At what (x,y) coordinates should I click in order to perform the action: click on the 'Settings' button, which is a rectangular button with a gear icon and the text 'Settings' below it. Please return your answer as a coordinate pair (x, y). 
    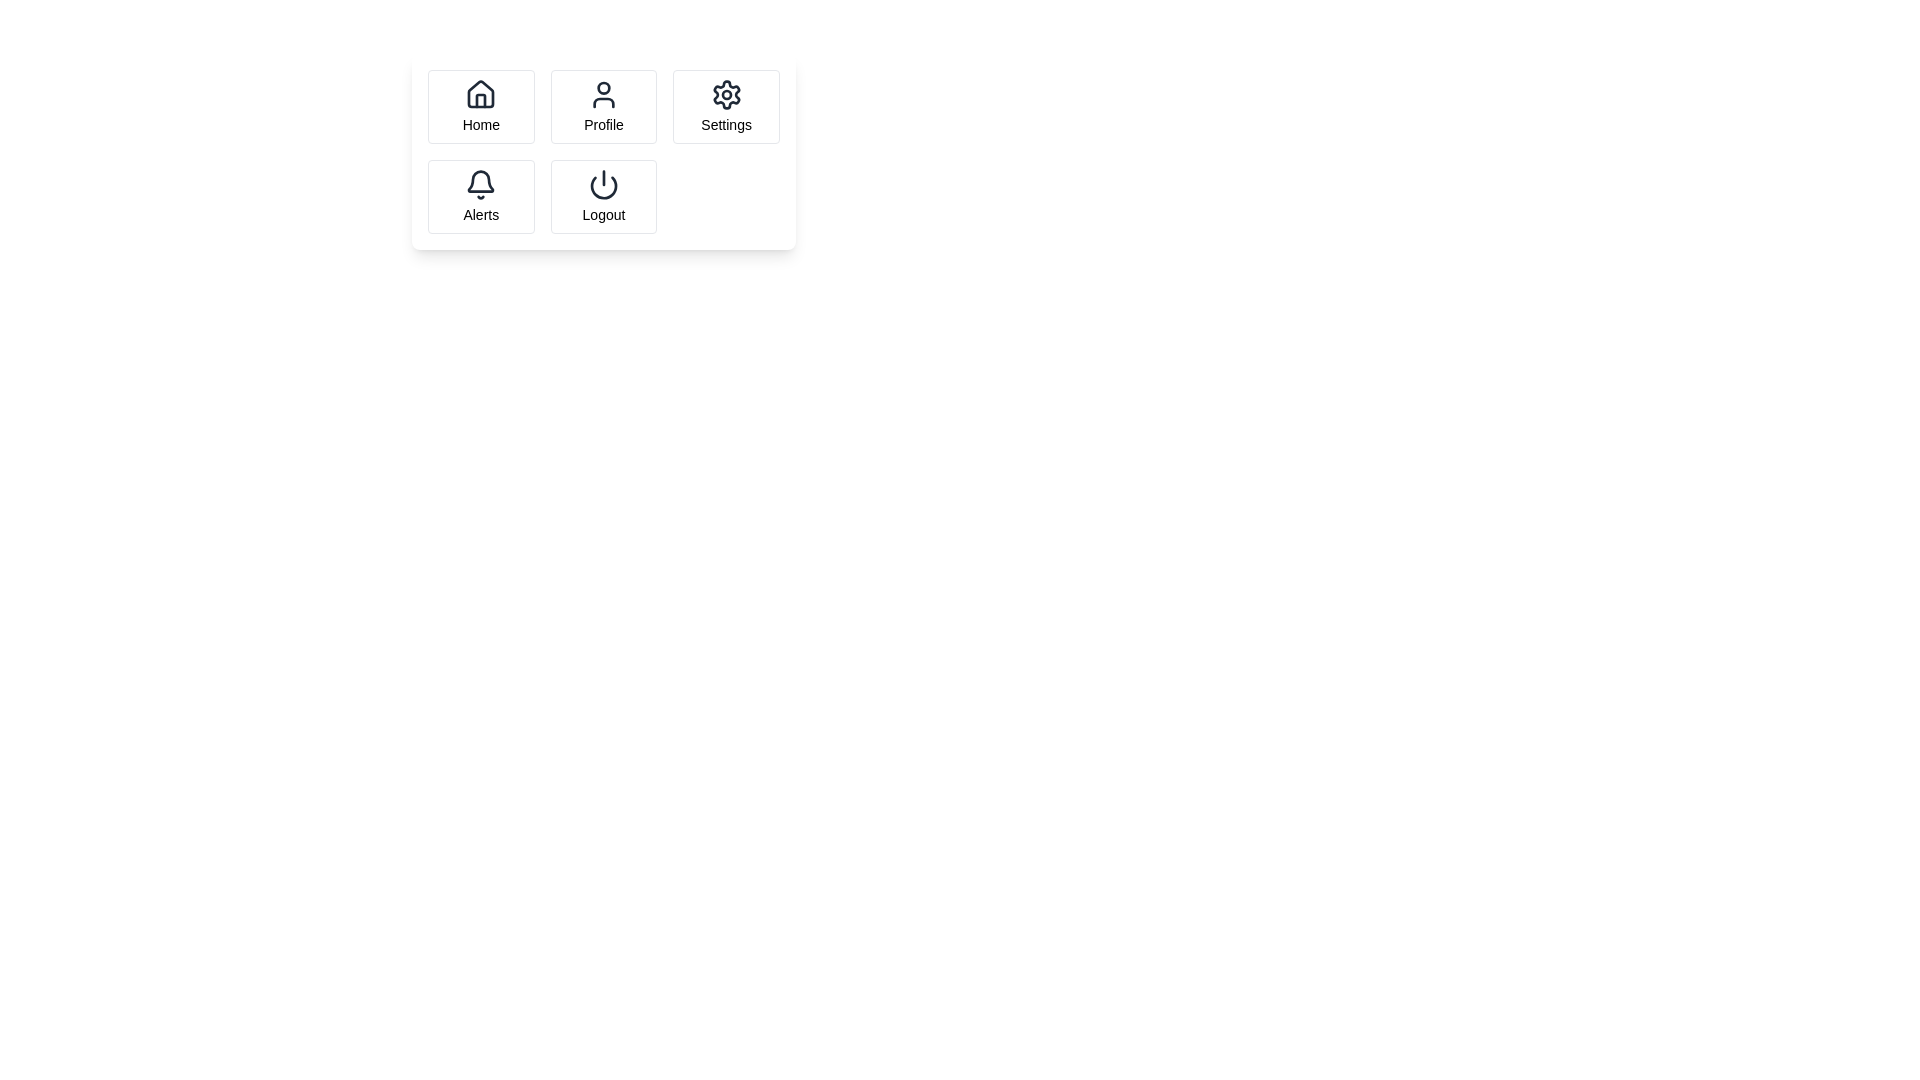
    Looking at the image, I should click on (725, 107).